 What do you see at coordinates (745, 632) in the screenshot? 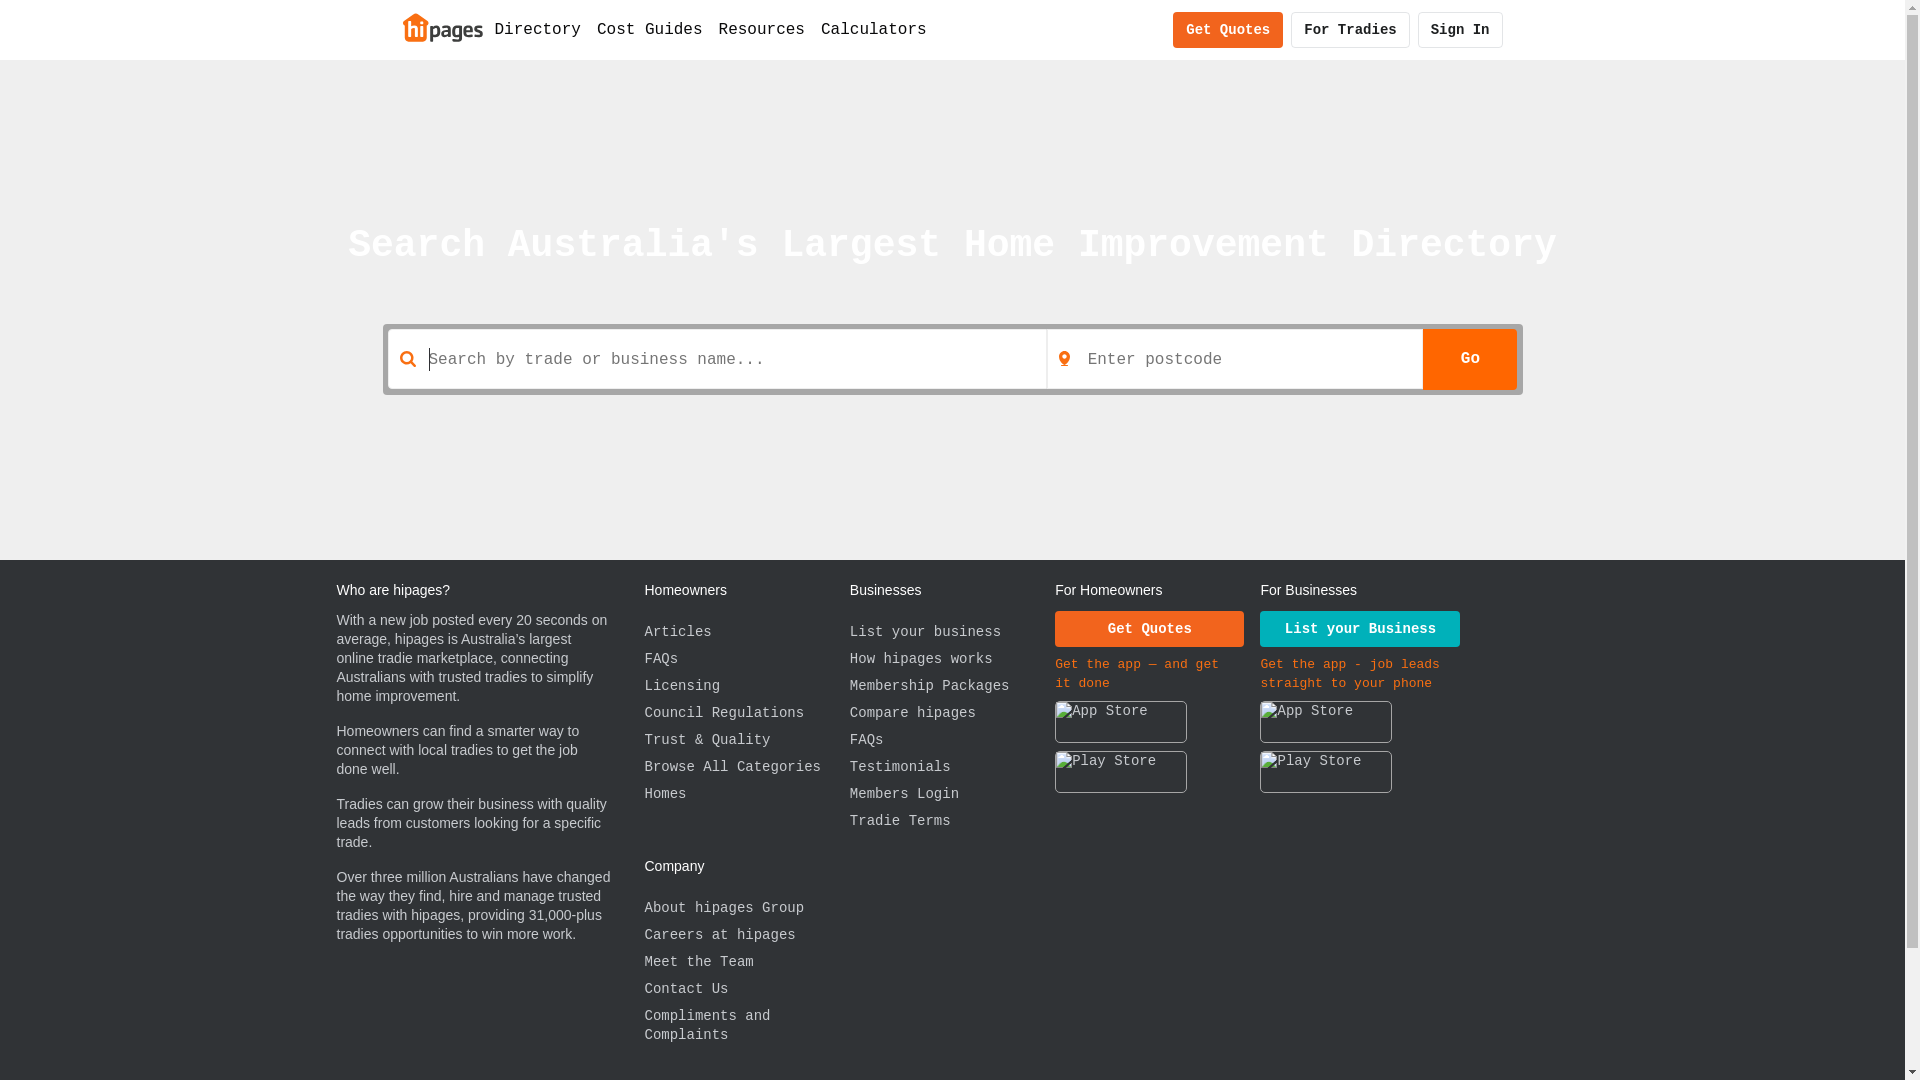
I see `'Articles'` at bounding box center [745, 632].